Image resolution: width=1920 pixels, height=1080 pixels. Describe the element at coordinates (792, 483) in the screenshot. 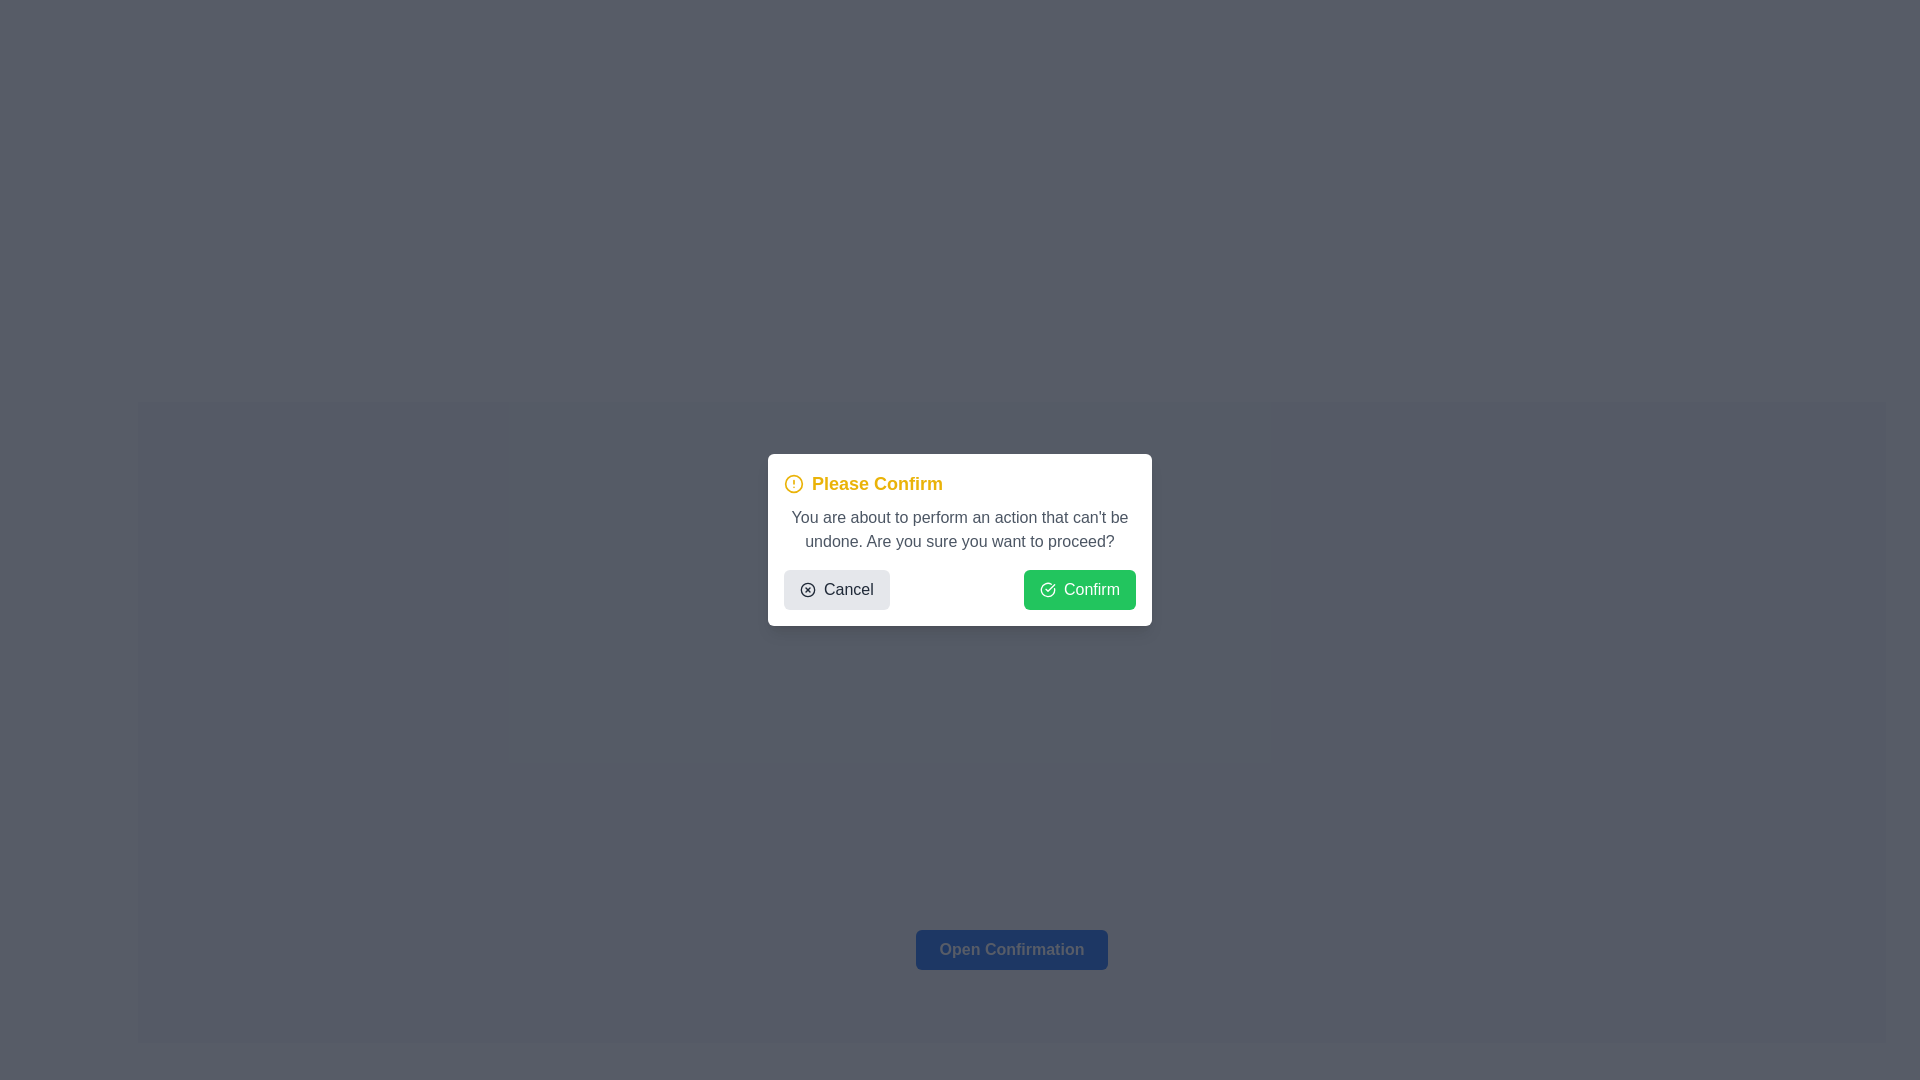

I see `the alert or warning icon located to the left of the 'Please Confirm' text in the dialog header area` at that location.